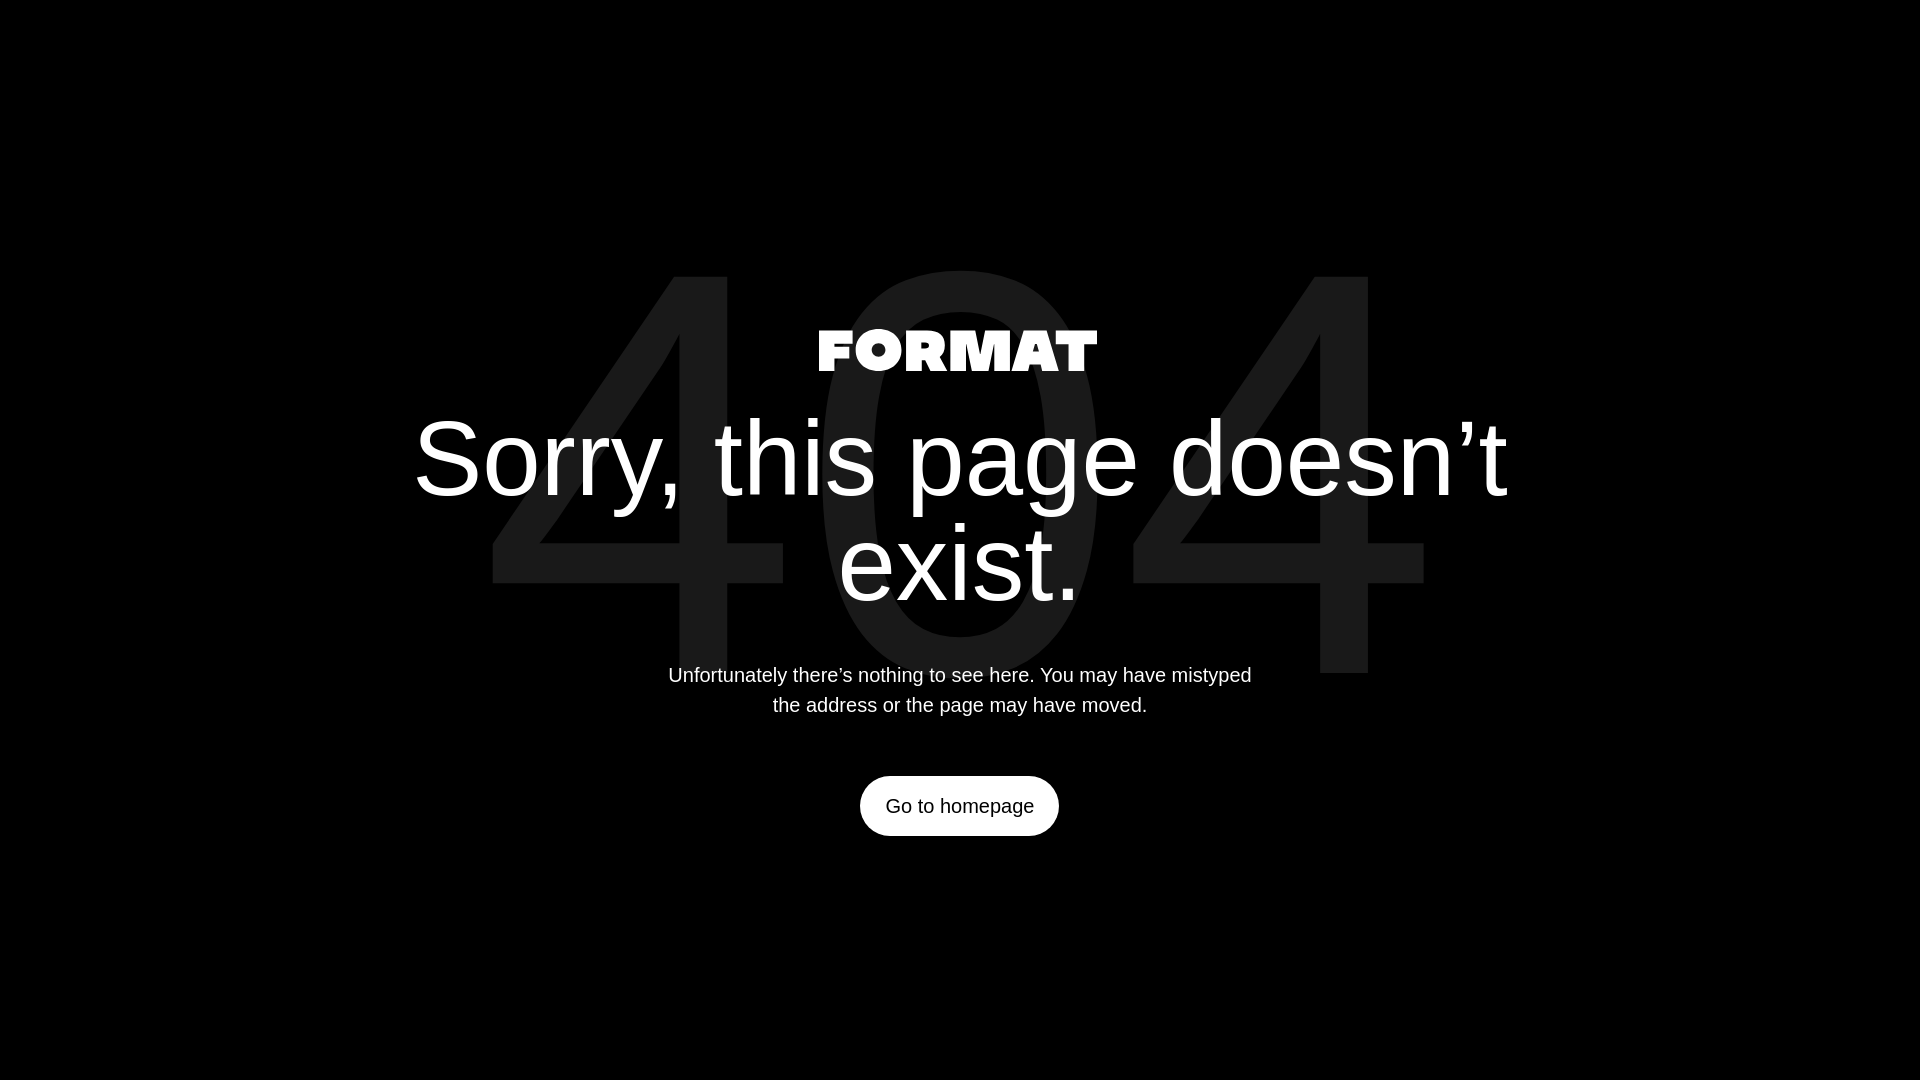 Image resolution: width=1920 pixels, height=1080 pixels. I want to click on 'Go to homepage', so click(958, 805).